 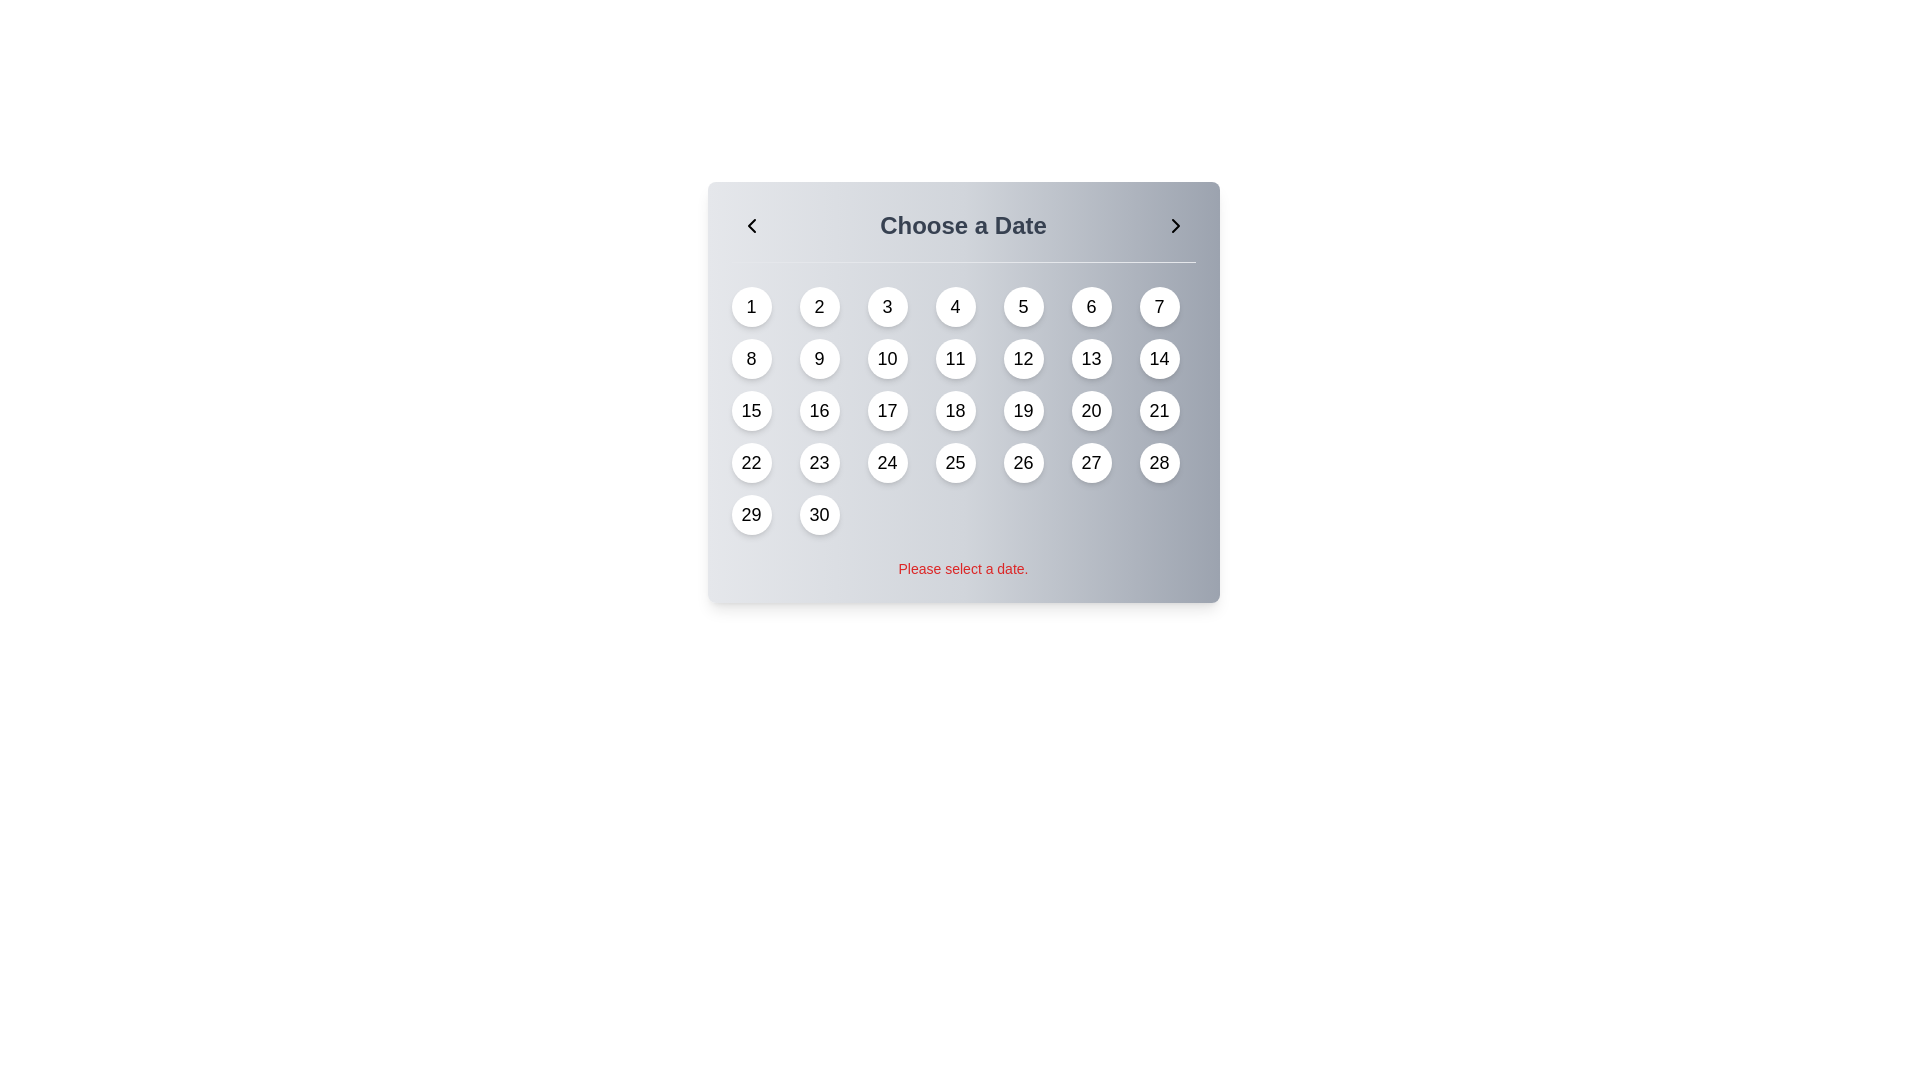 I want to click on the calendar button representing day '2', so click(x=819, y=307).